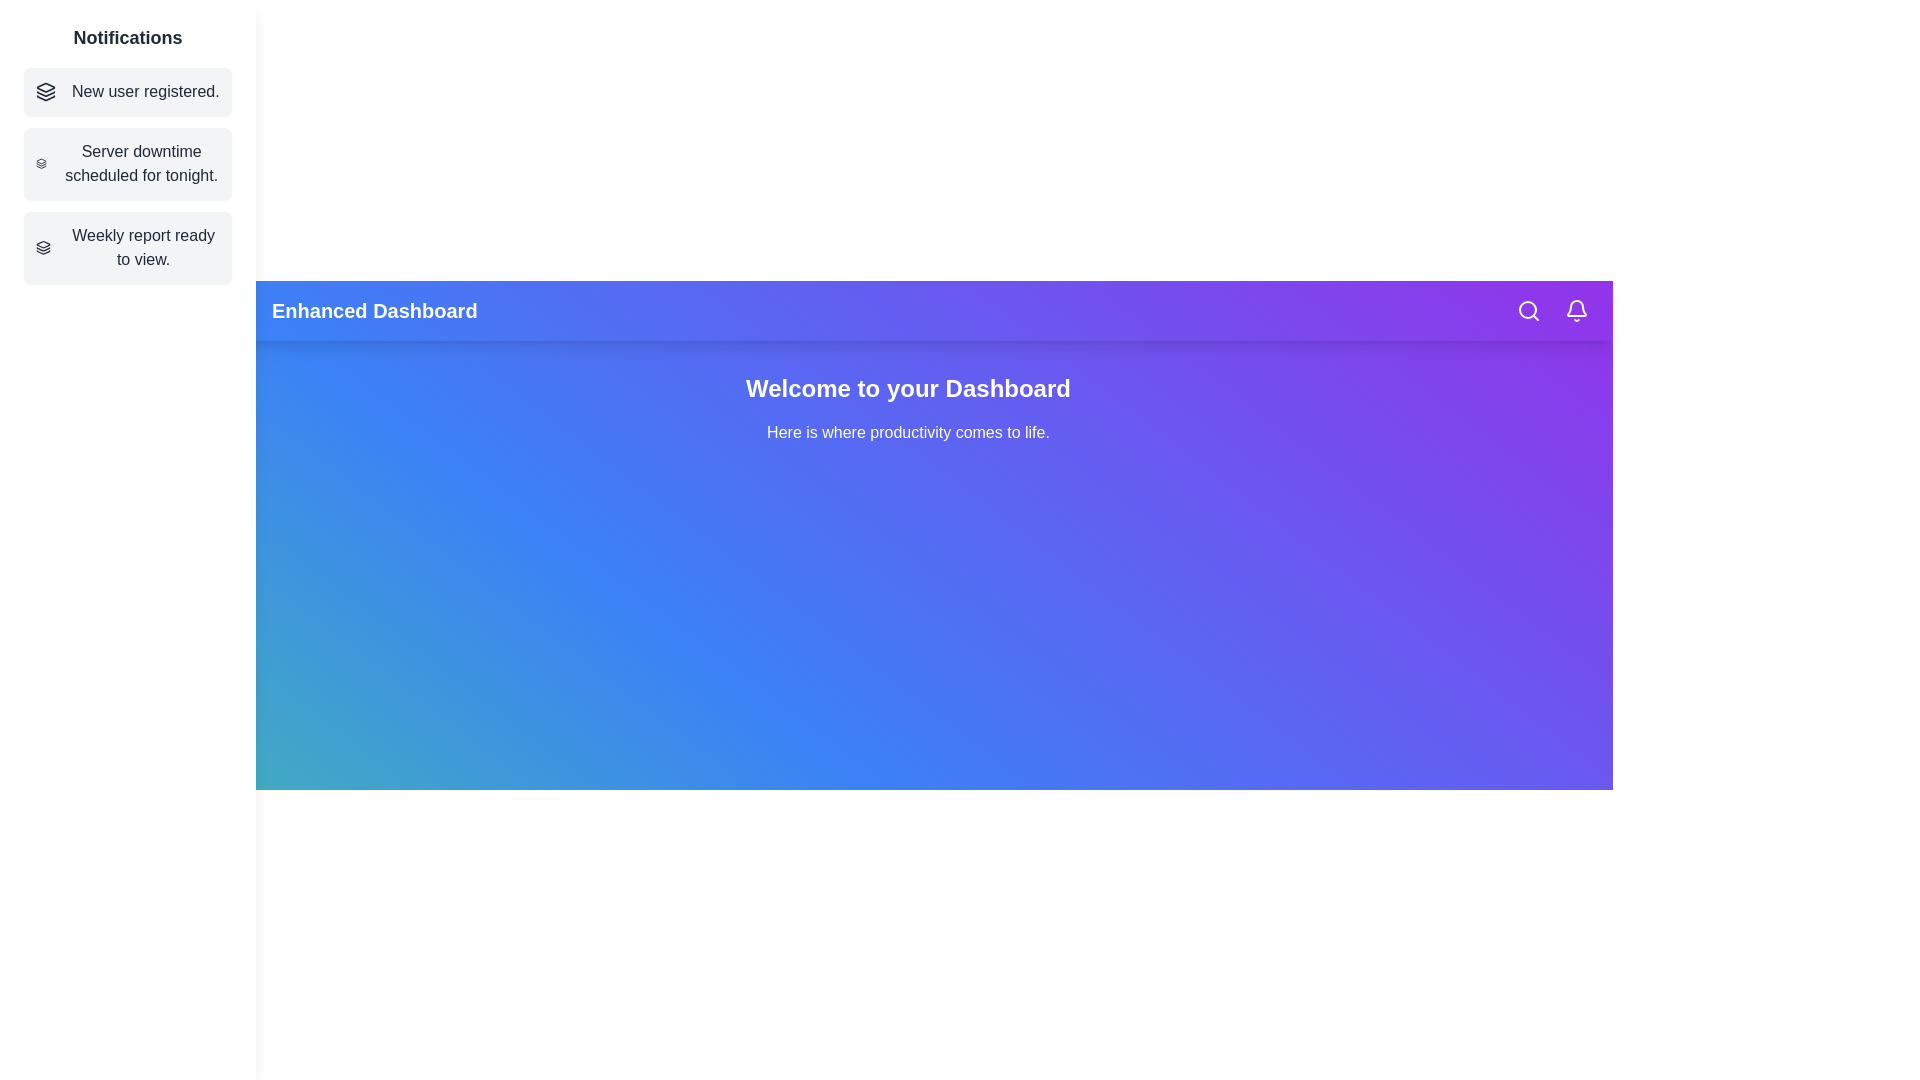 The image size is (1920, 1080). I want to click on the notification labeled 'New user registered.' in the sidebar, so click(127, 92).